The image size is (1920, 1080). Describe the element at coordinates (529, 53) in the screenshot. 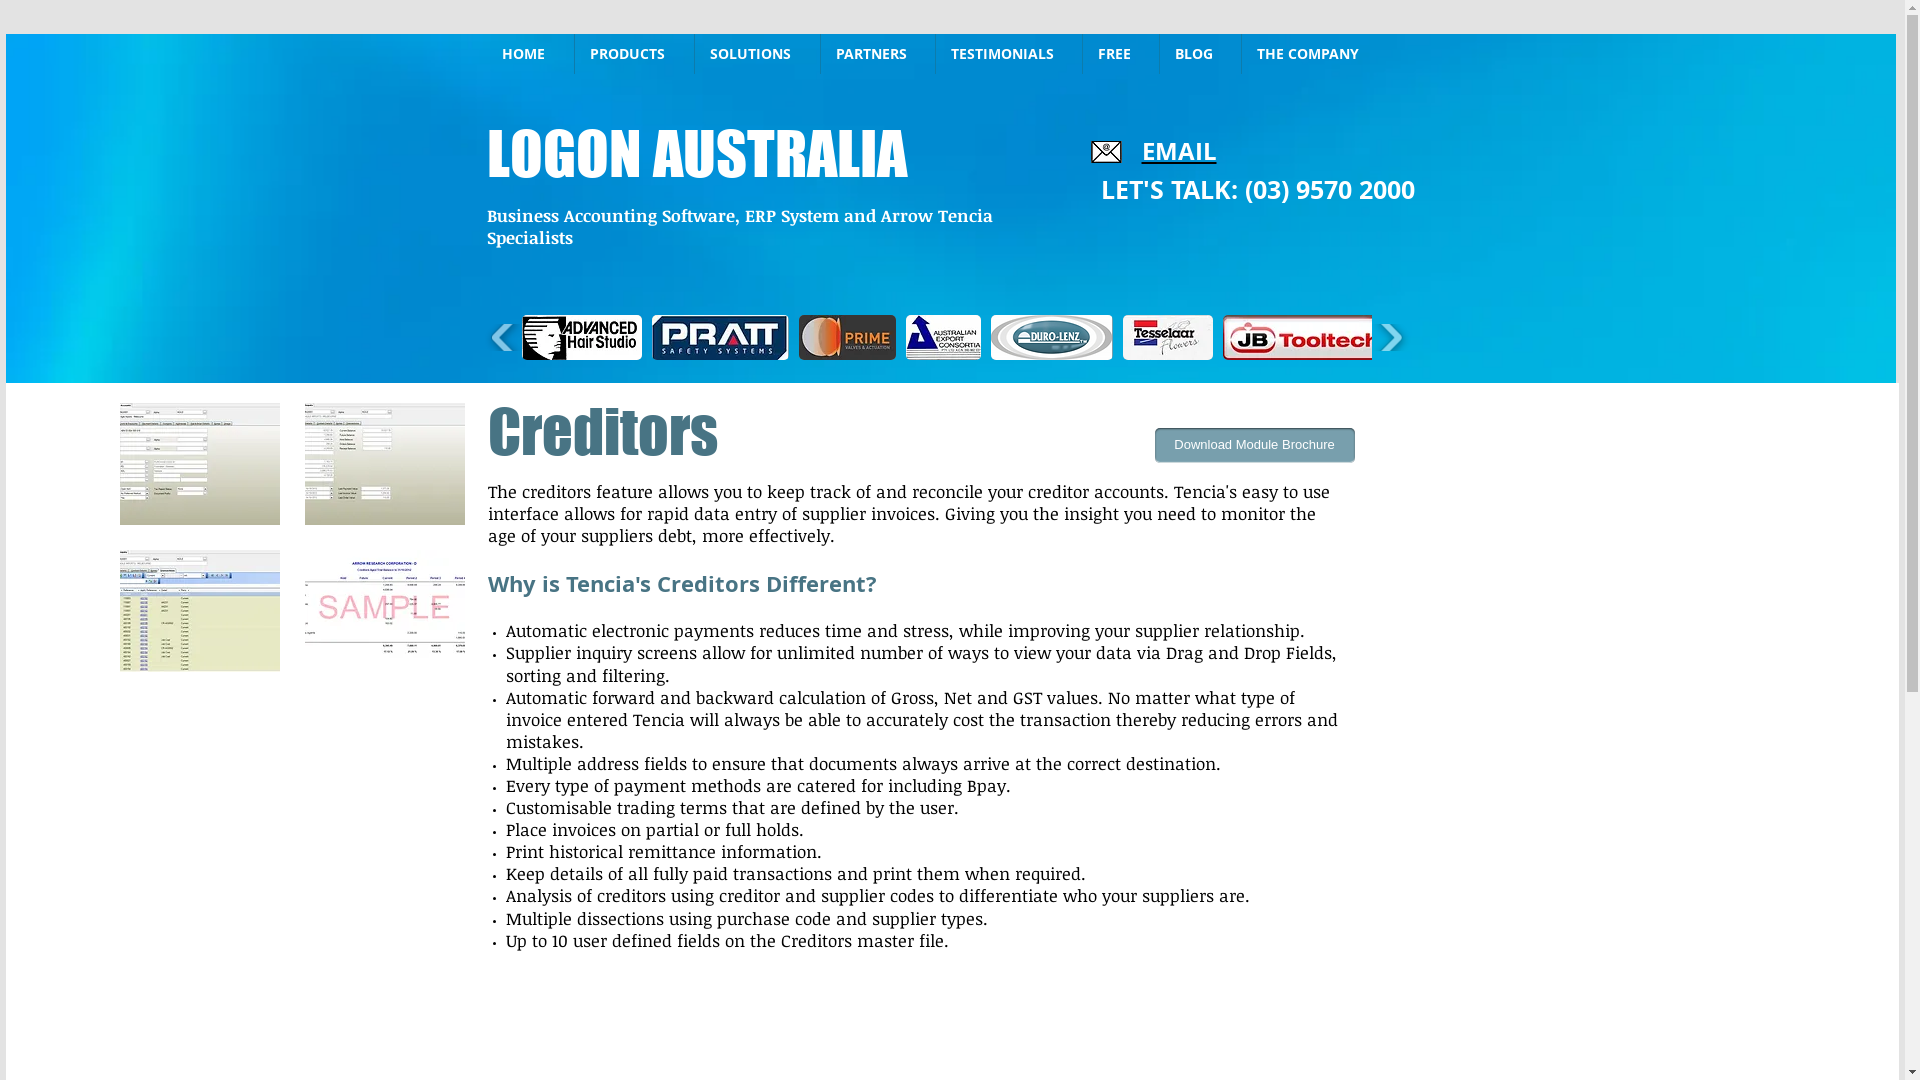

I see `'HOME'` at that location.